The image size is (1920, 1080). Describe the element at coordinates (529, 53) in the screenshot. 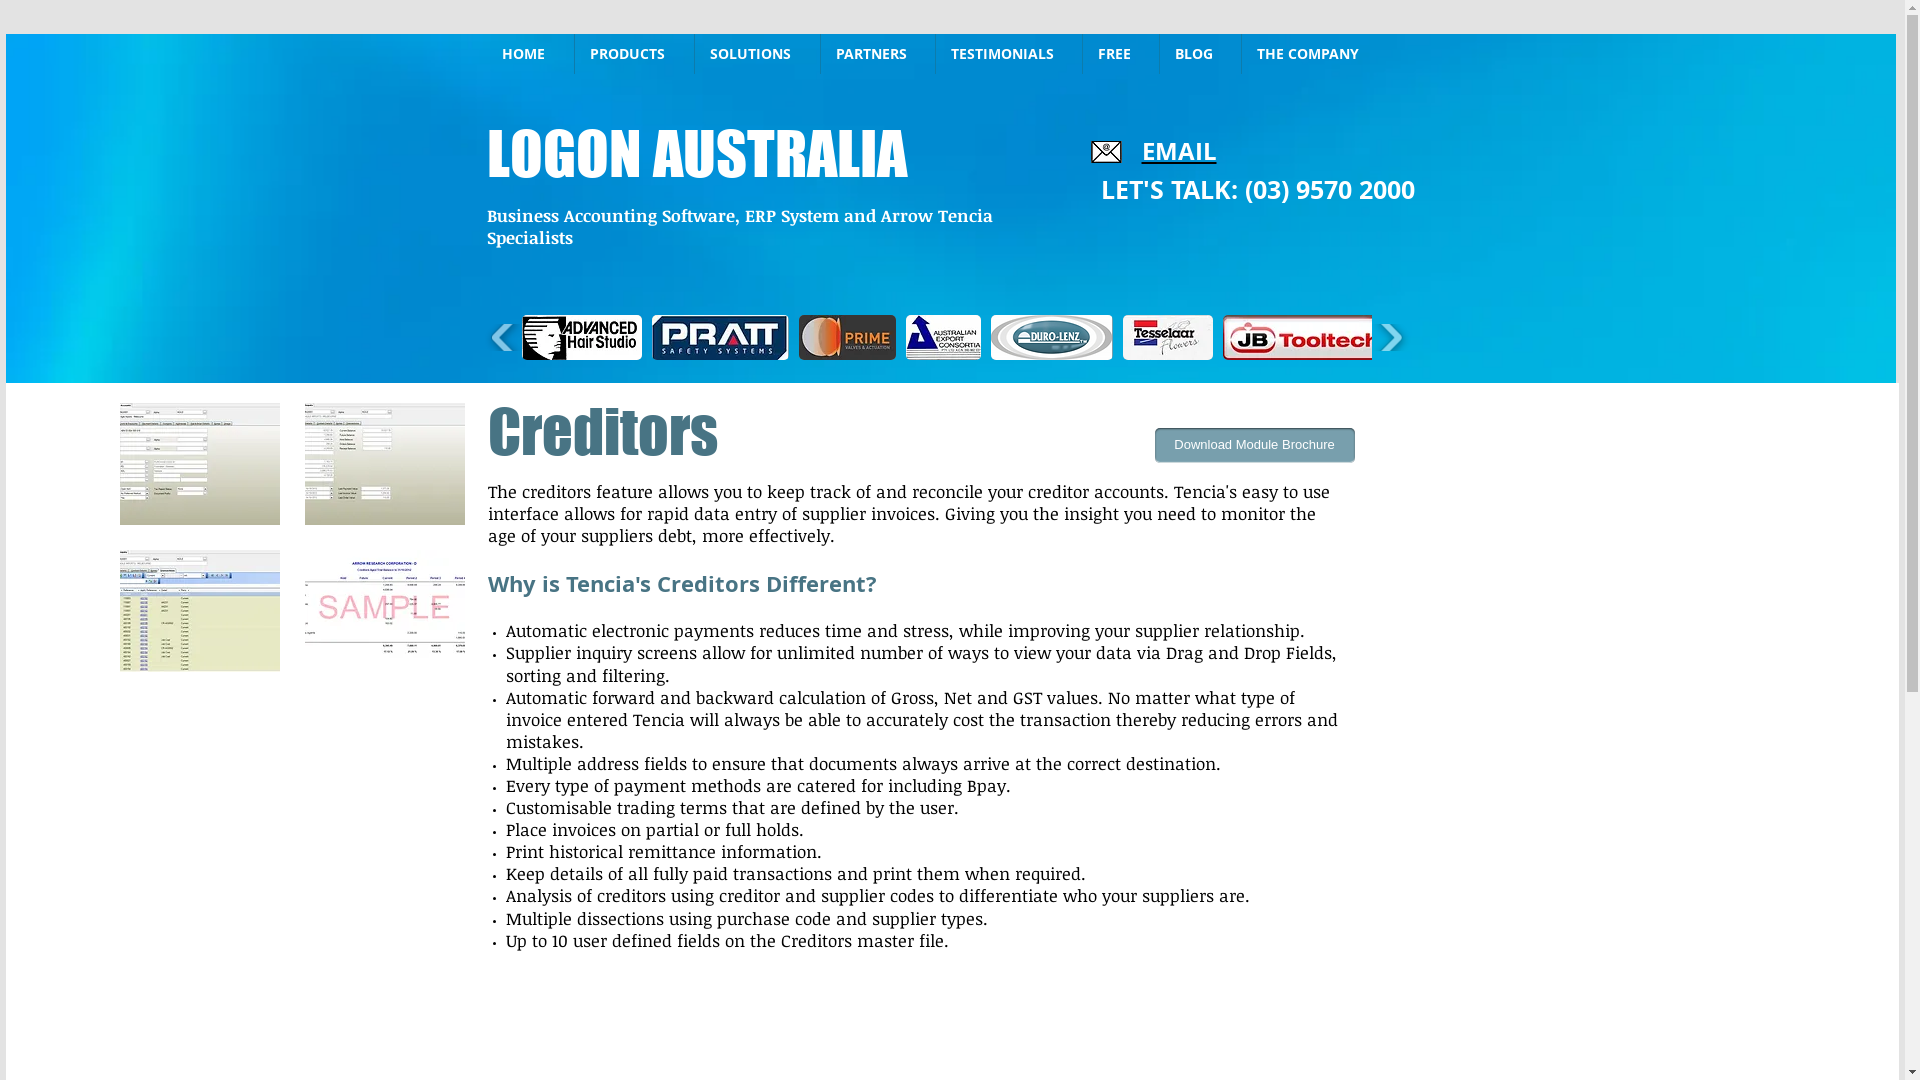

I see `'HOME'` at that location.